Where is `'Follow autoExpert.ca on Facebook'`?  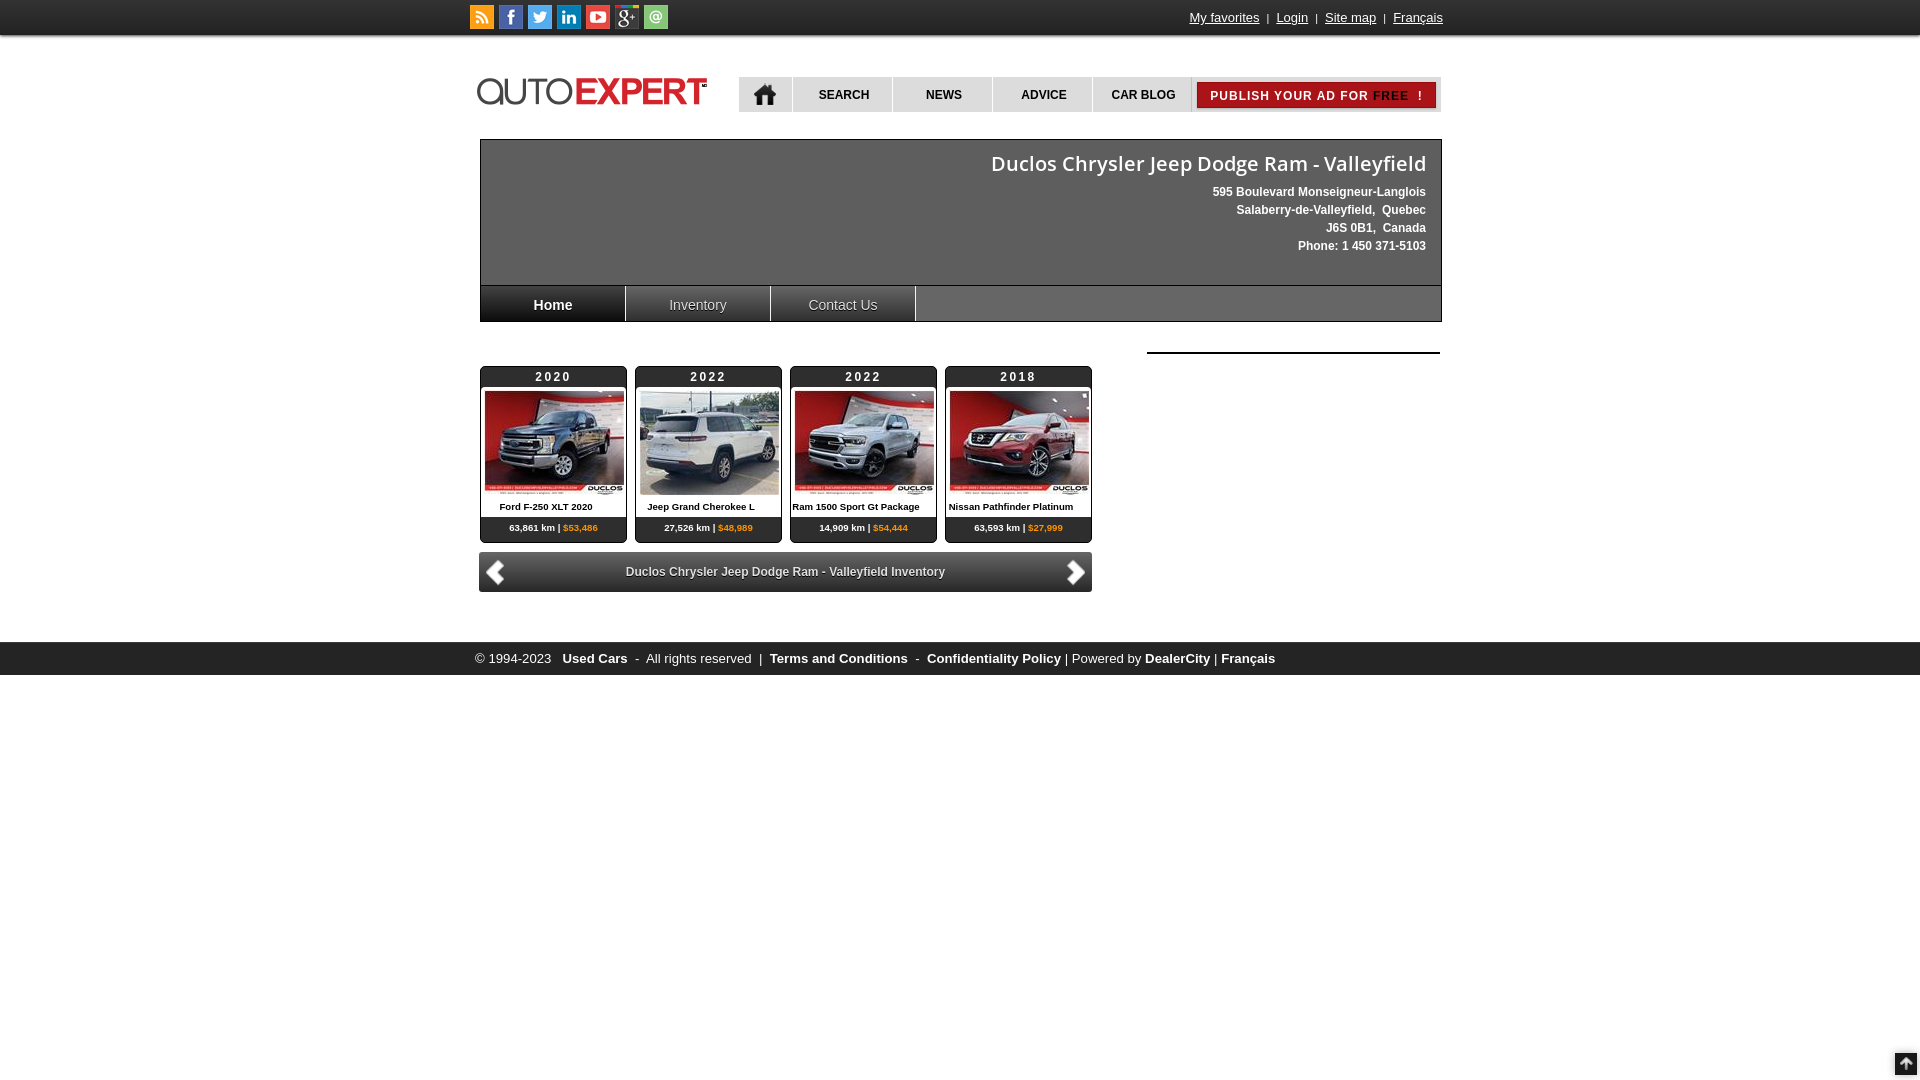 'Follow autoExpert.ca on Facebook' is located at coordinates (510, 24).